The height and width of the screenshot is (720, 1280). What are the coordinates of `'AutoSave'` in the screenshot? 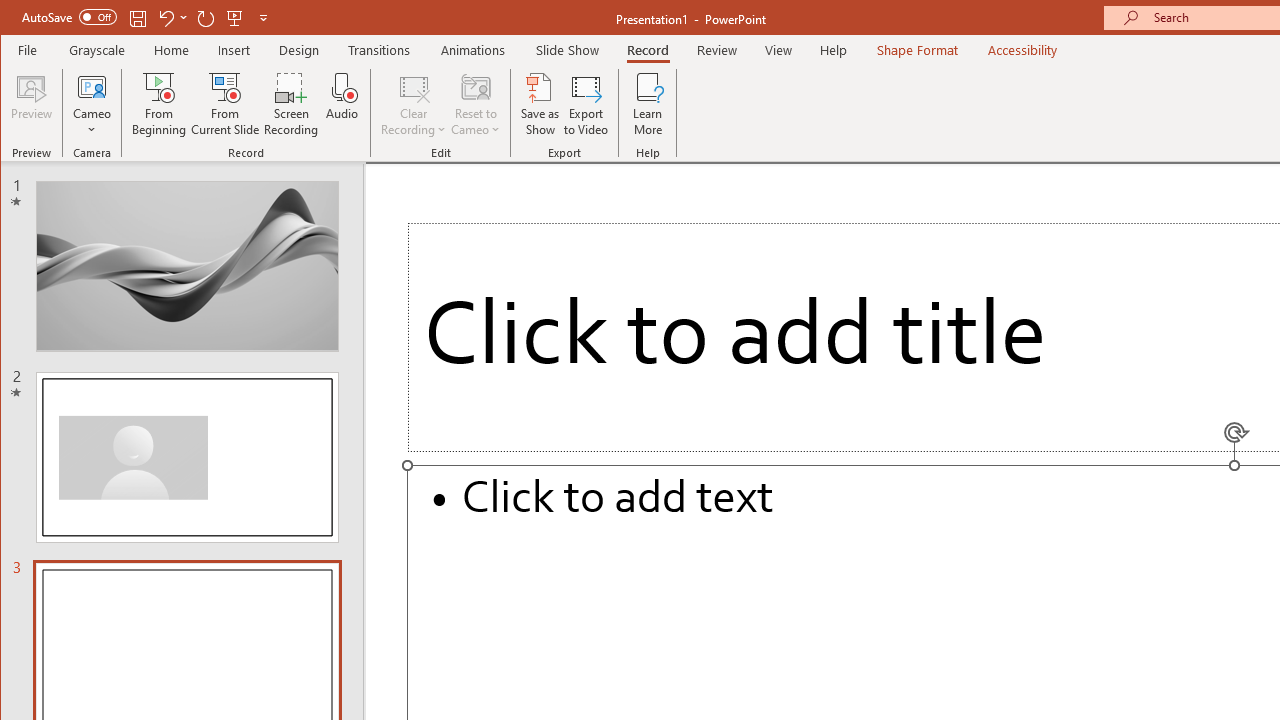 It's located at (69, 17).